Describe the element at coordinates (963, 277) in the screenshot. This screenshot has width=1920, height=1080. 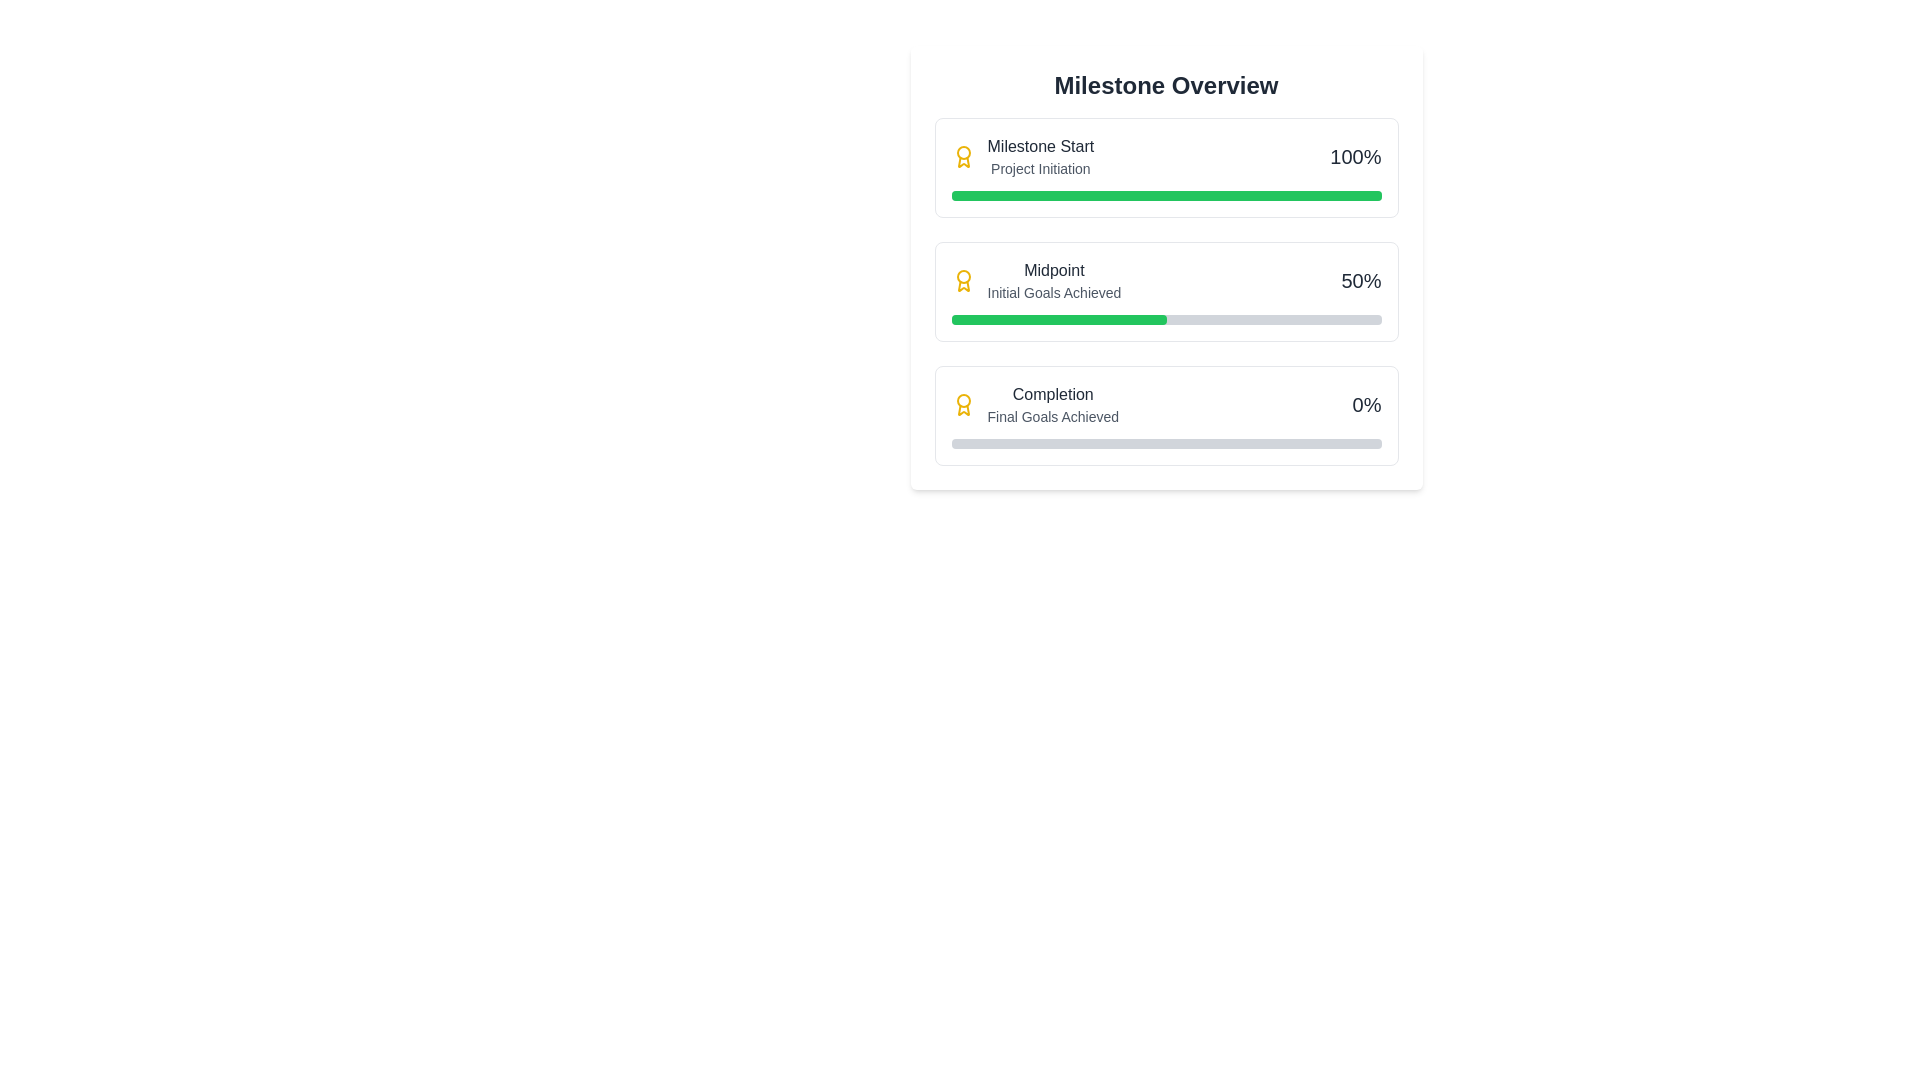
I see `the circular graphical element within the SVG` at that location.